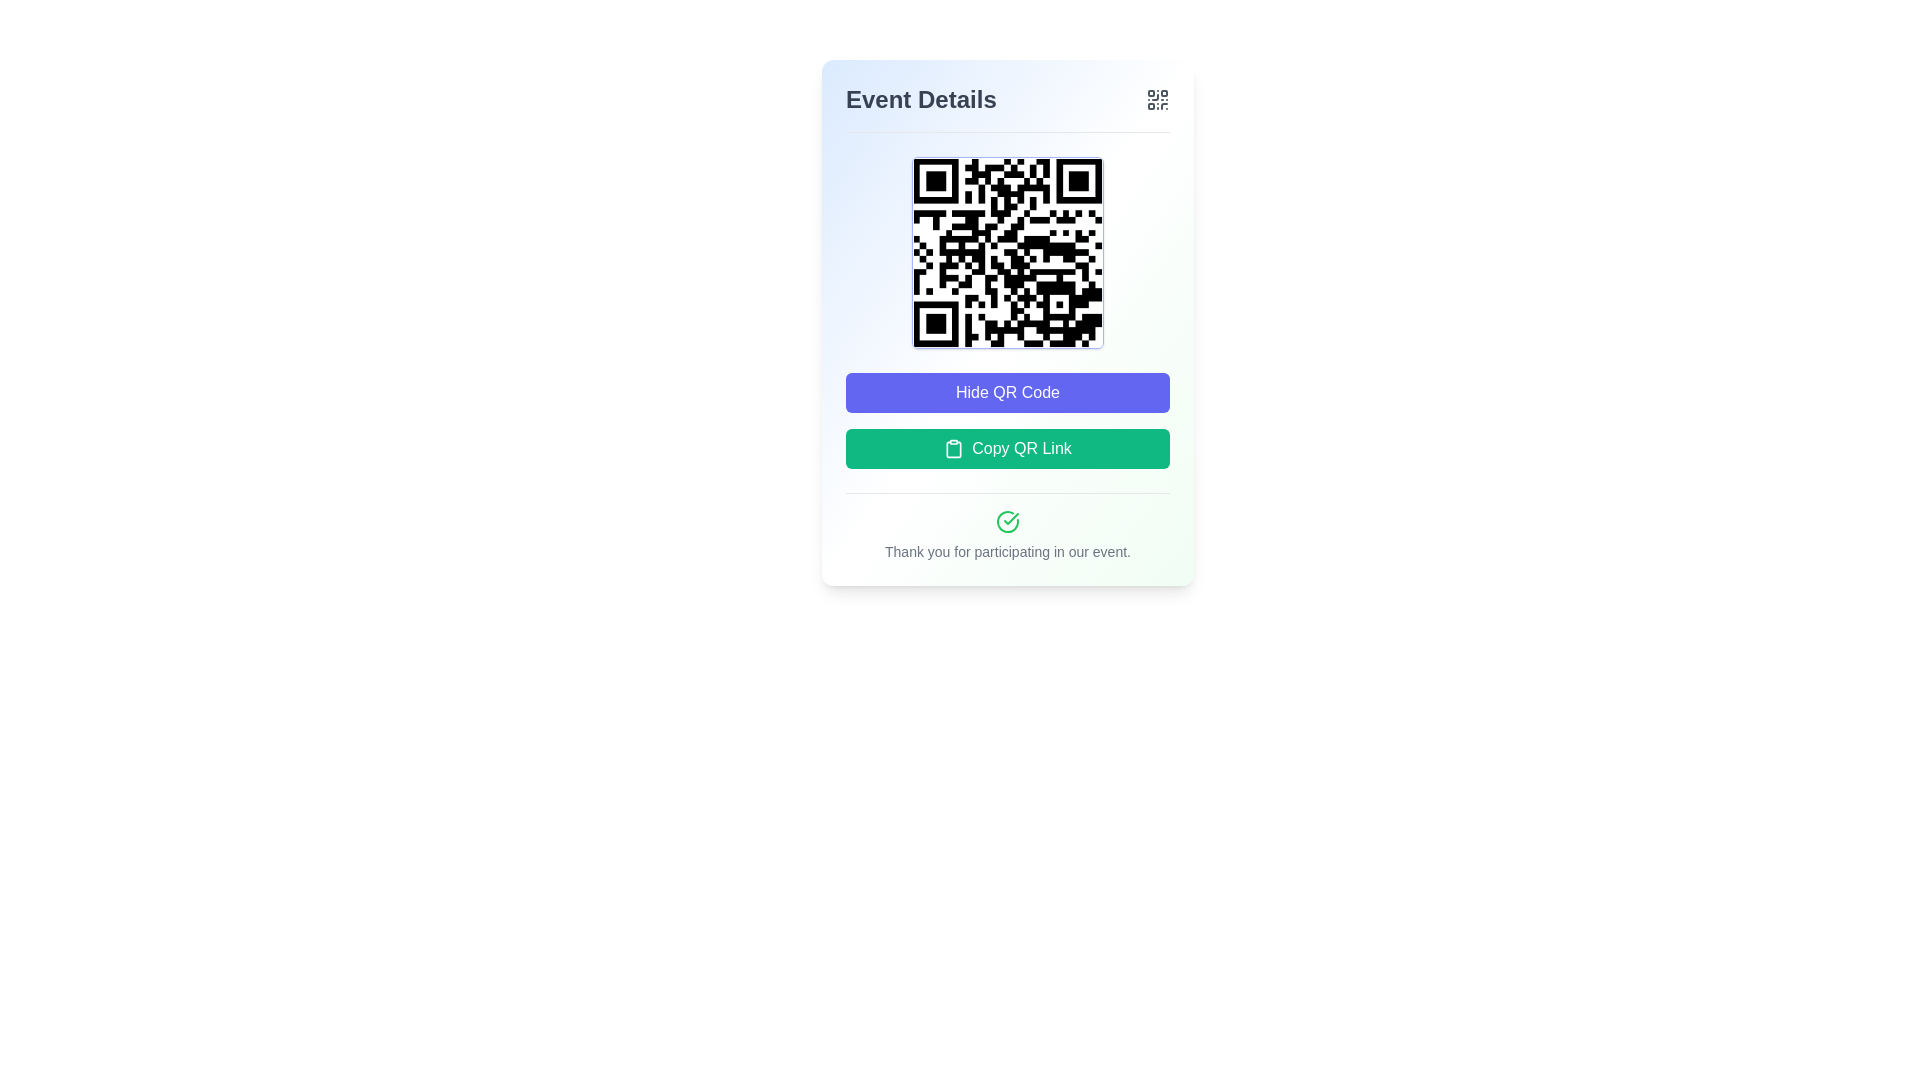  I want to click on the green circular icon with a checkmark that is visually aligned centrally above the text 'Thank you for participating in our event.', so click(1008, 520).